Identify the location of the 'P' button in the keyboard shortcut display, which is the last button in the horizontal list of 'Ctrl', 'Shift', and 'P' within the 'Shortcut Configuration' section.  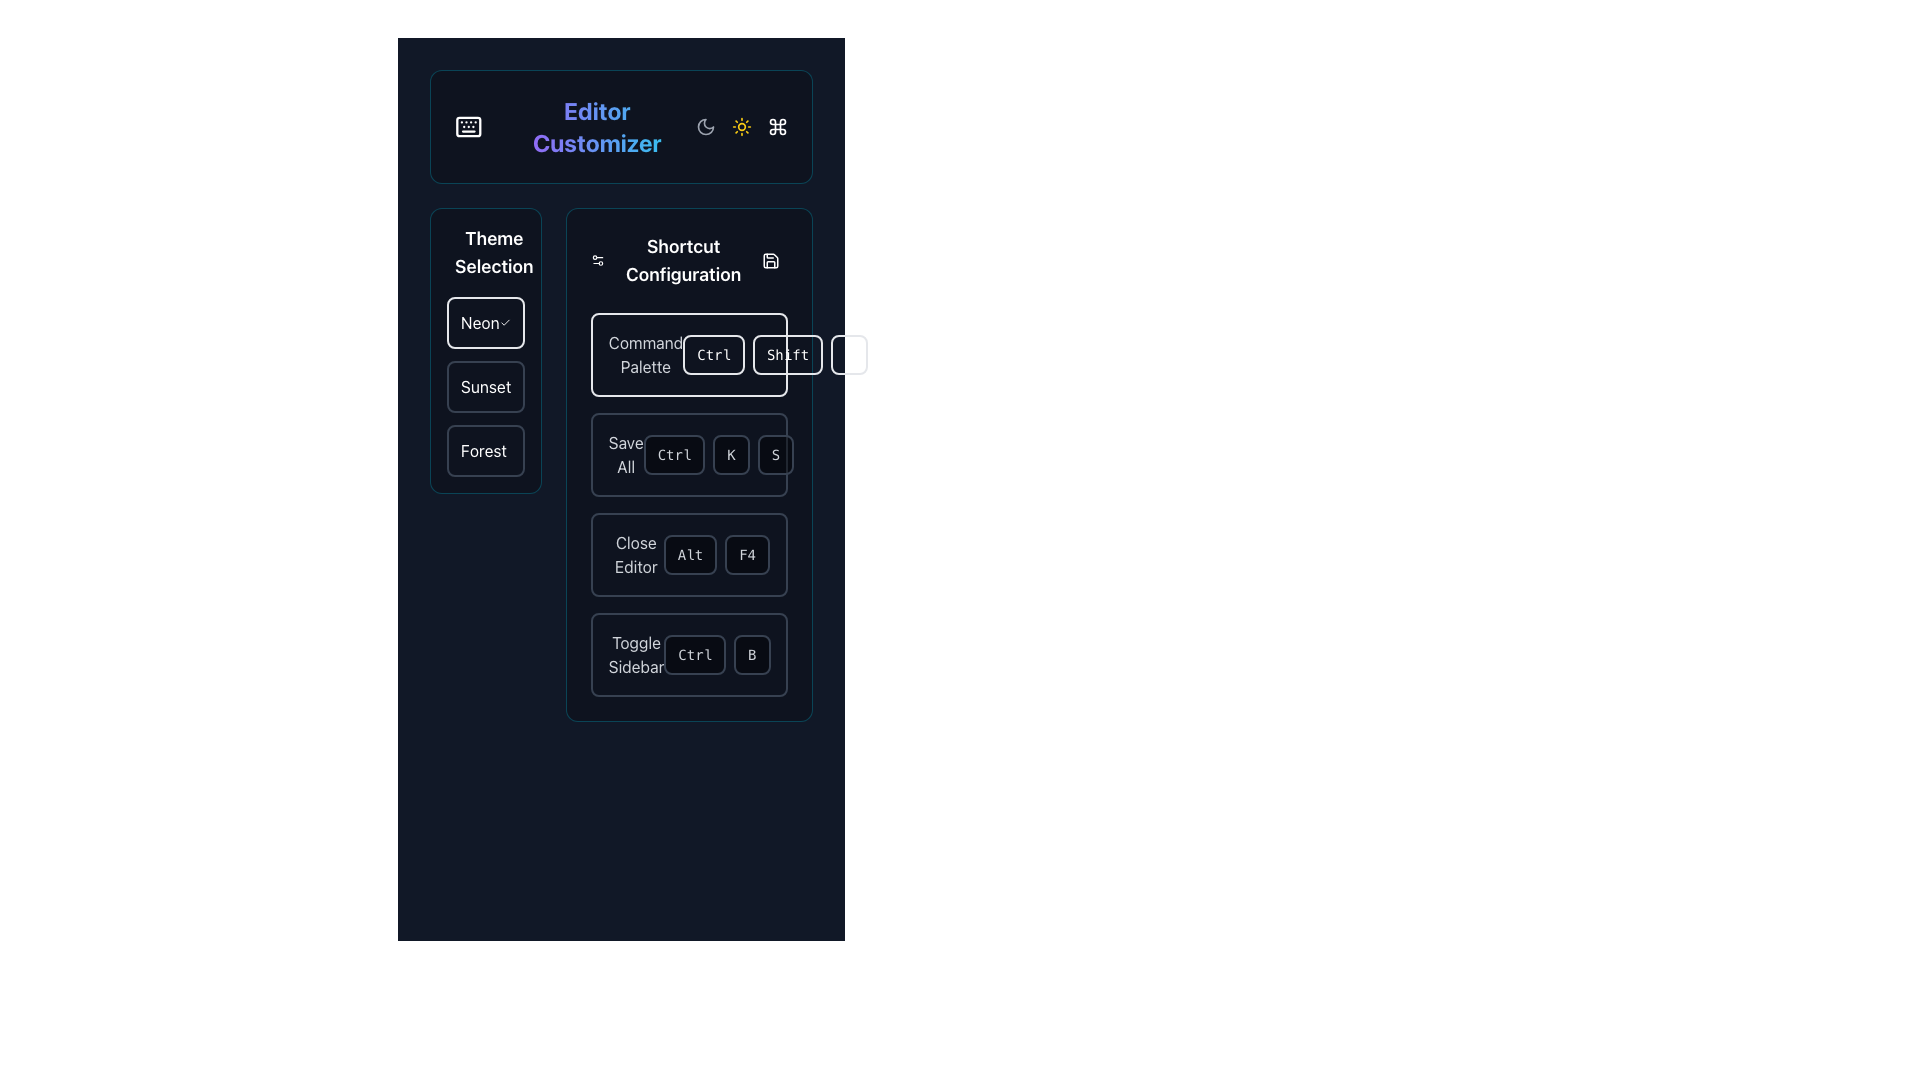
(849, 353).